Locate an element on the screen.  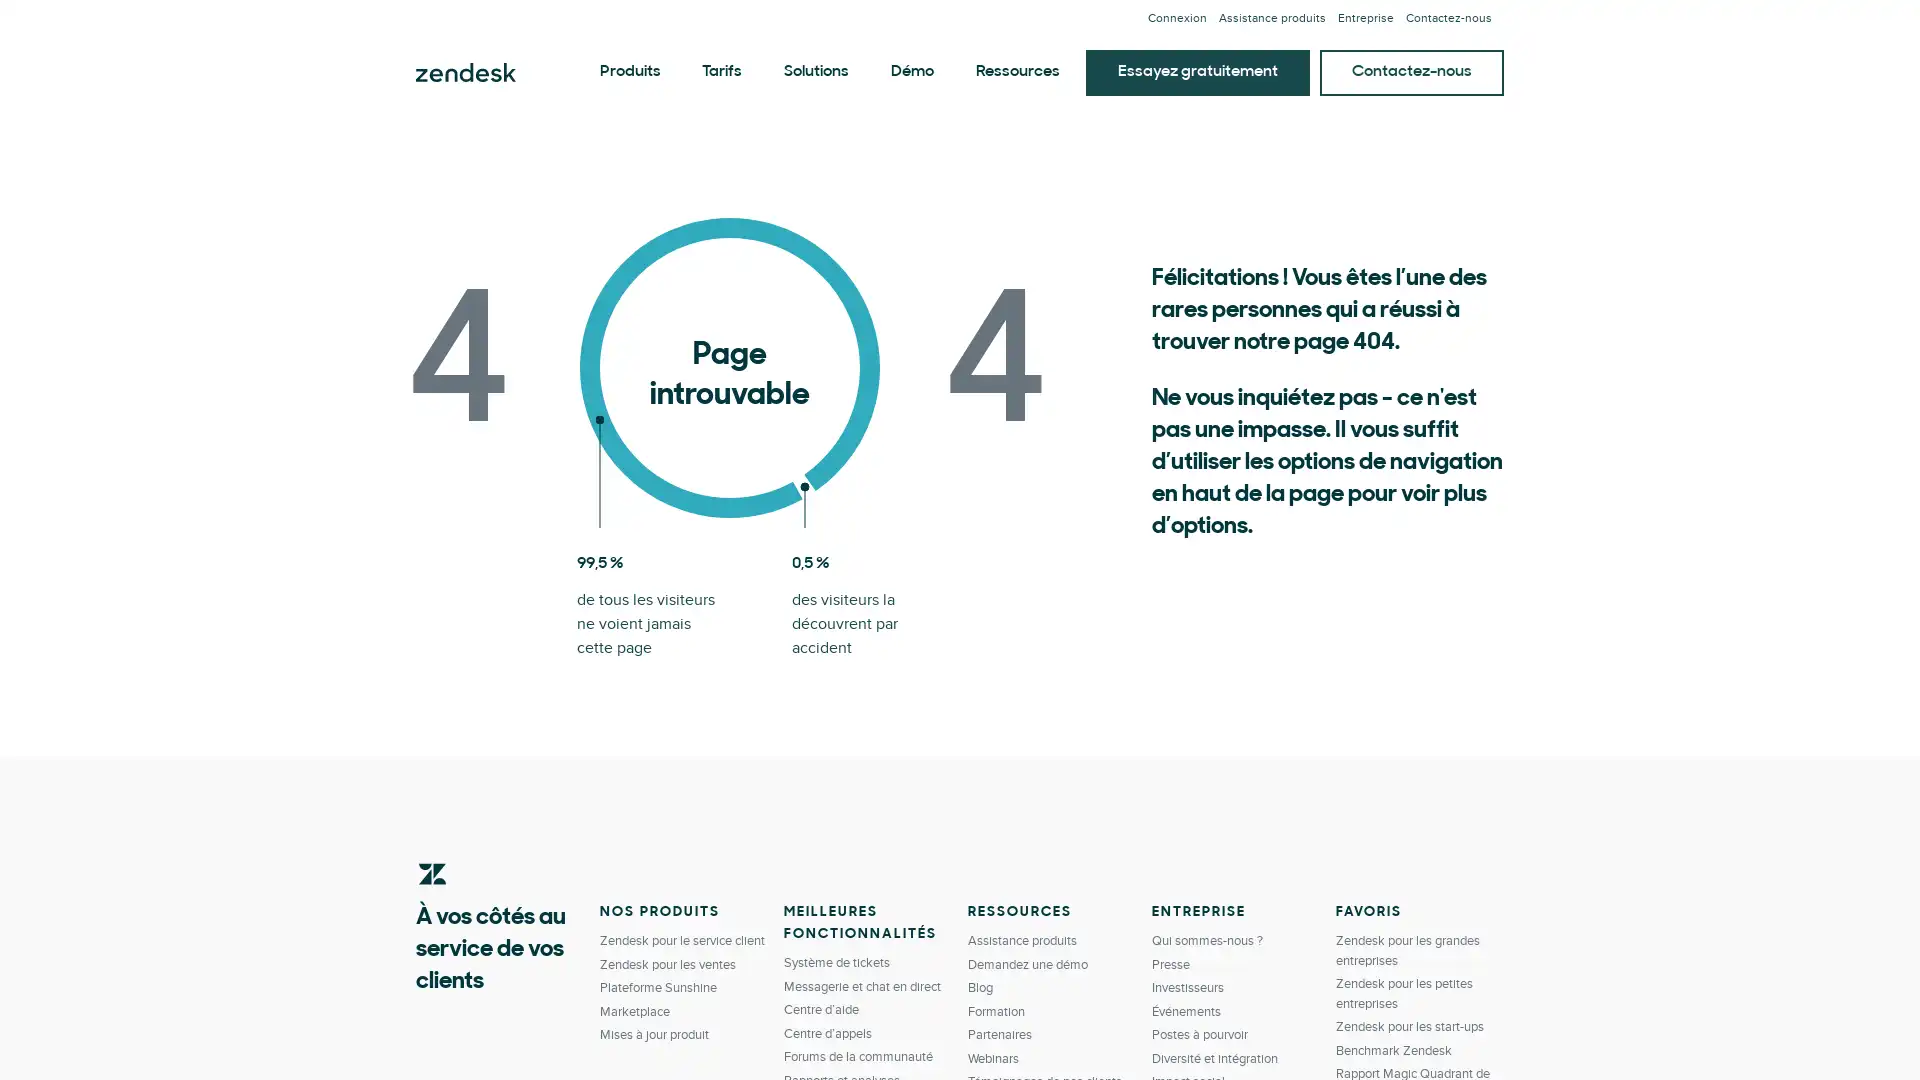
Tout refuser is located at coordinates (1690, 1027).